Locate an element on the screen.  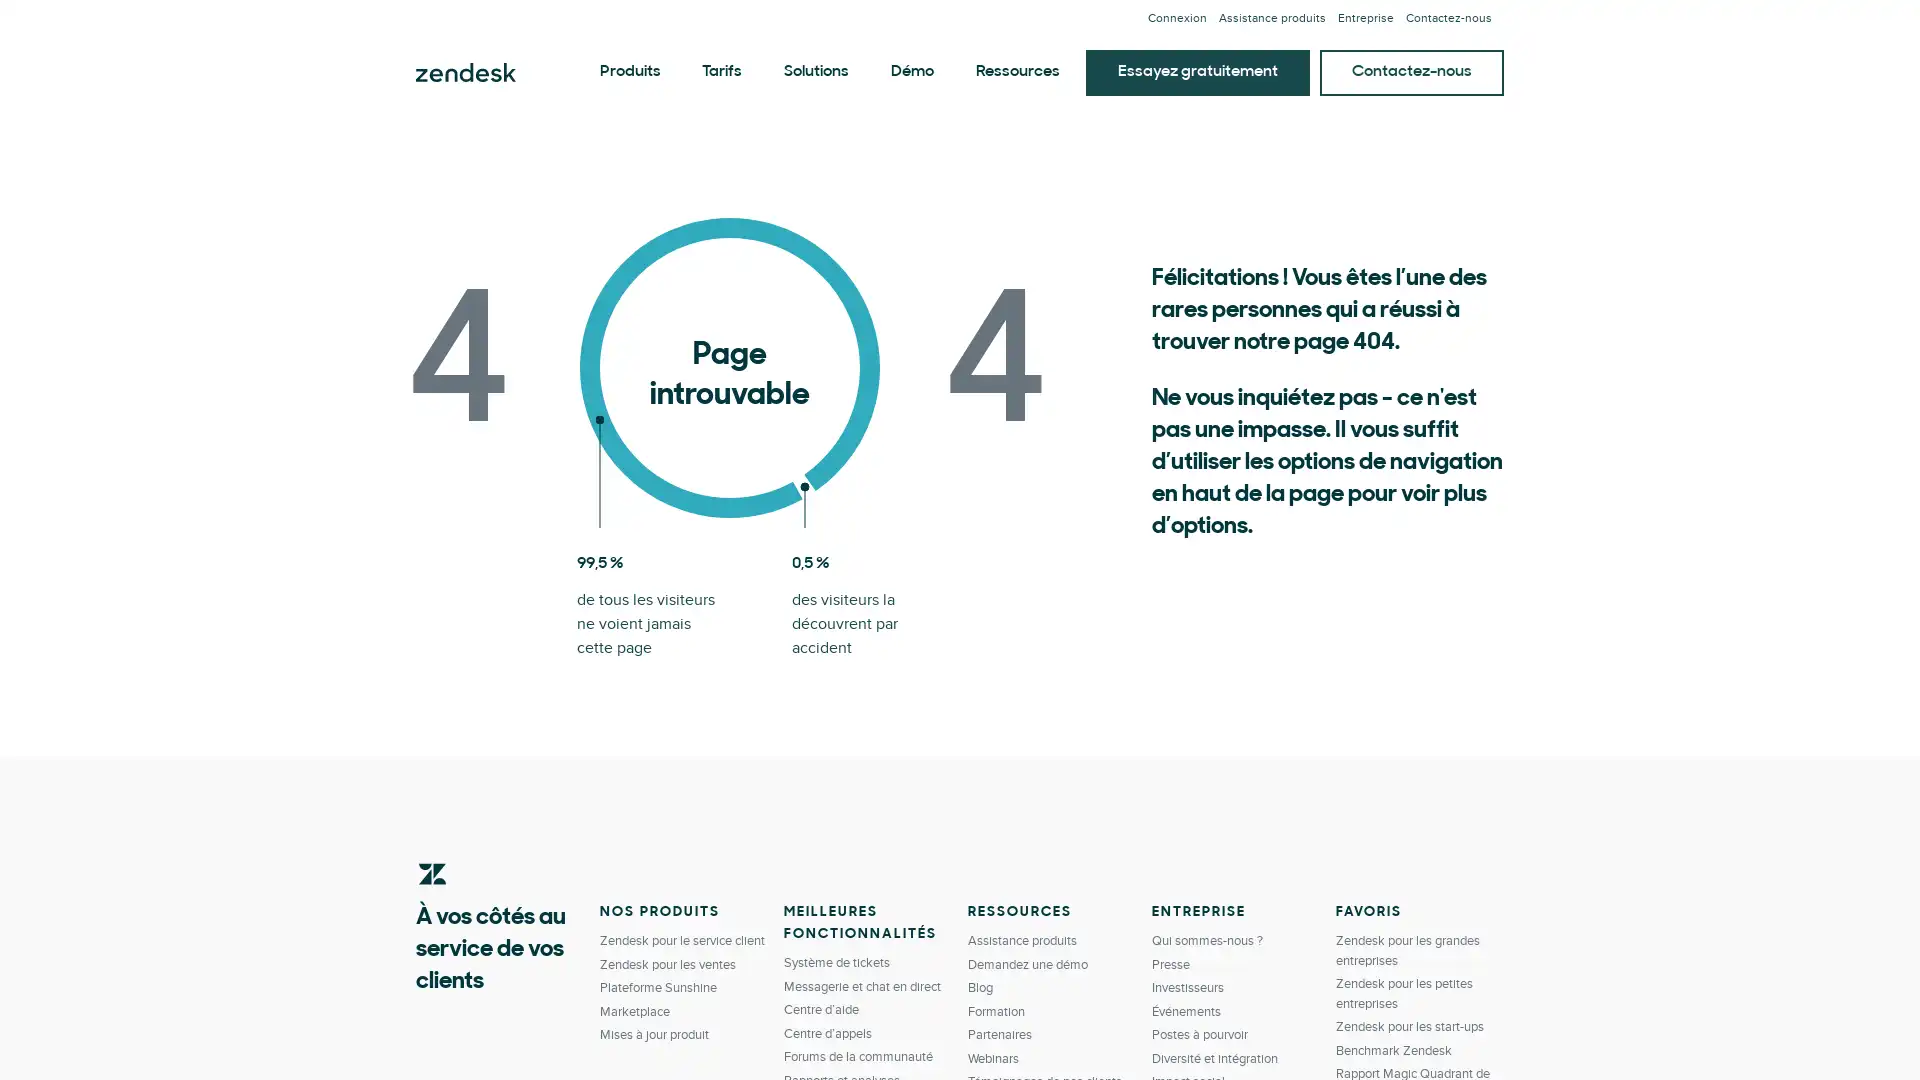
Tout refuser is located at coordinates (1690, 1027).